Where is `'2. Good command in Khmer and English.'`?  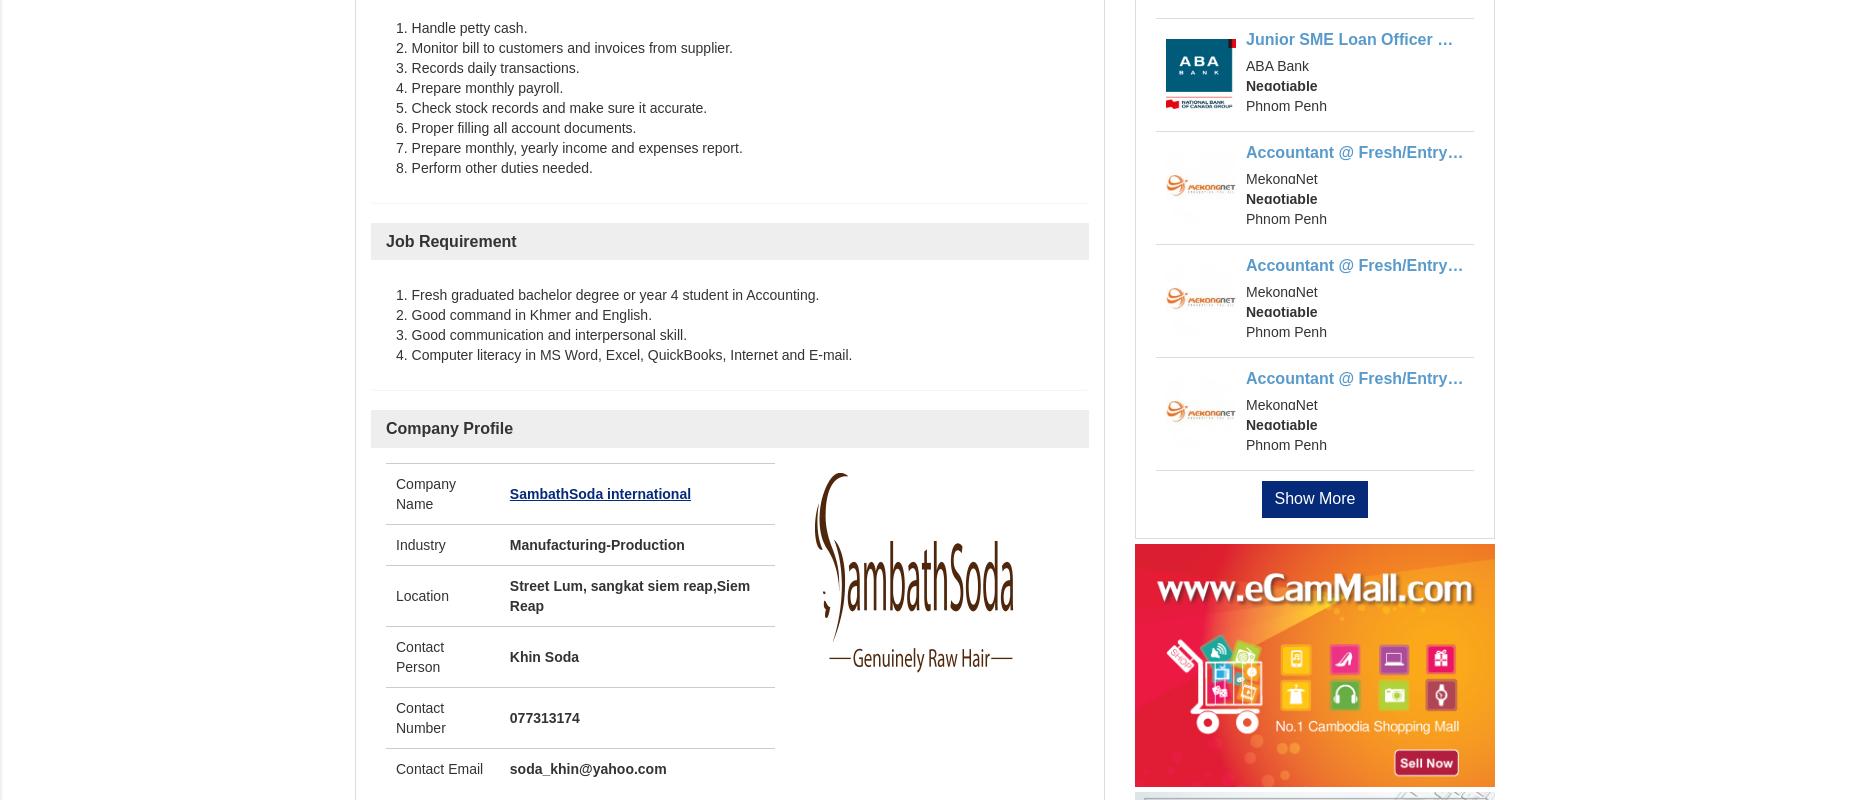
'2. Good command in Khmer and English.' is located at coordinates (395, 313).